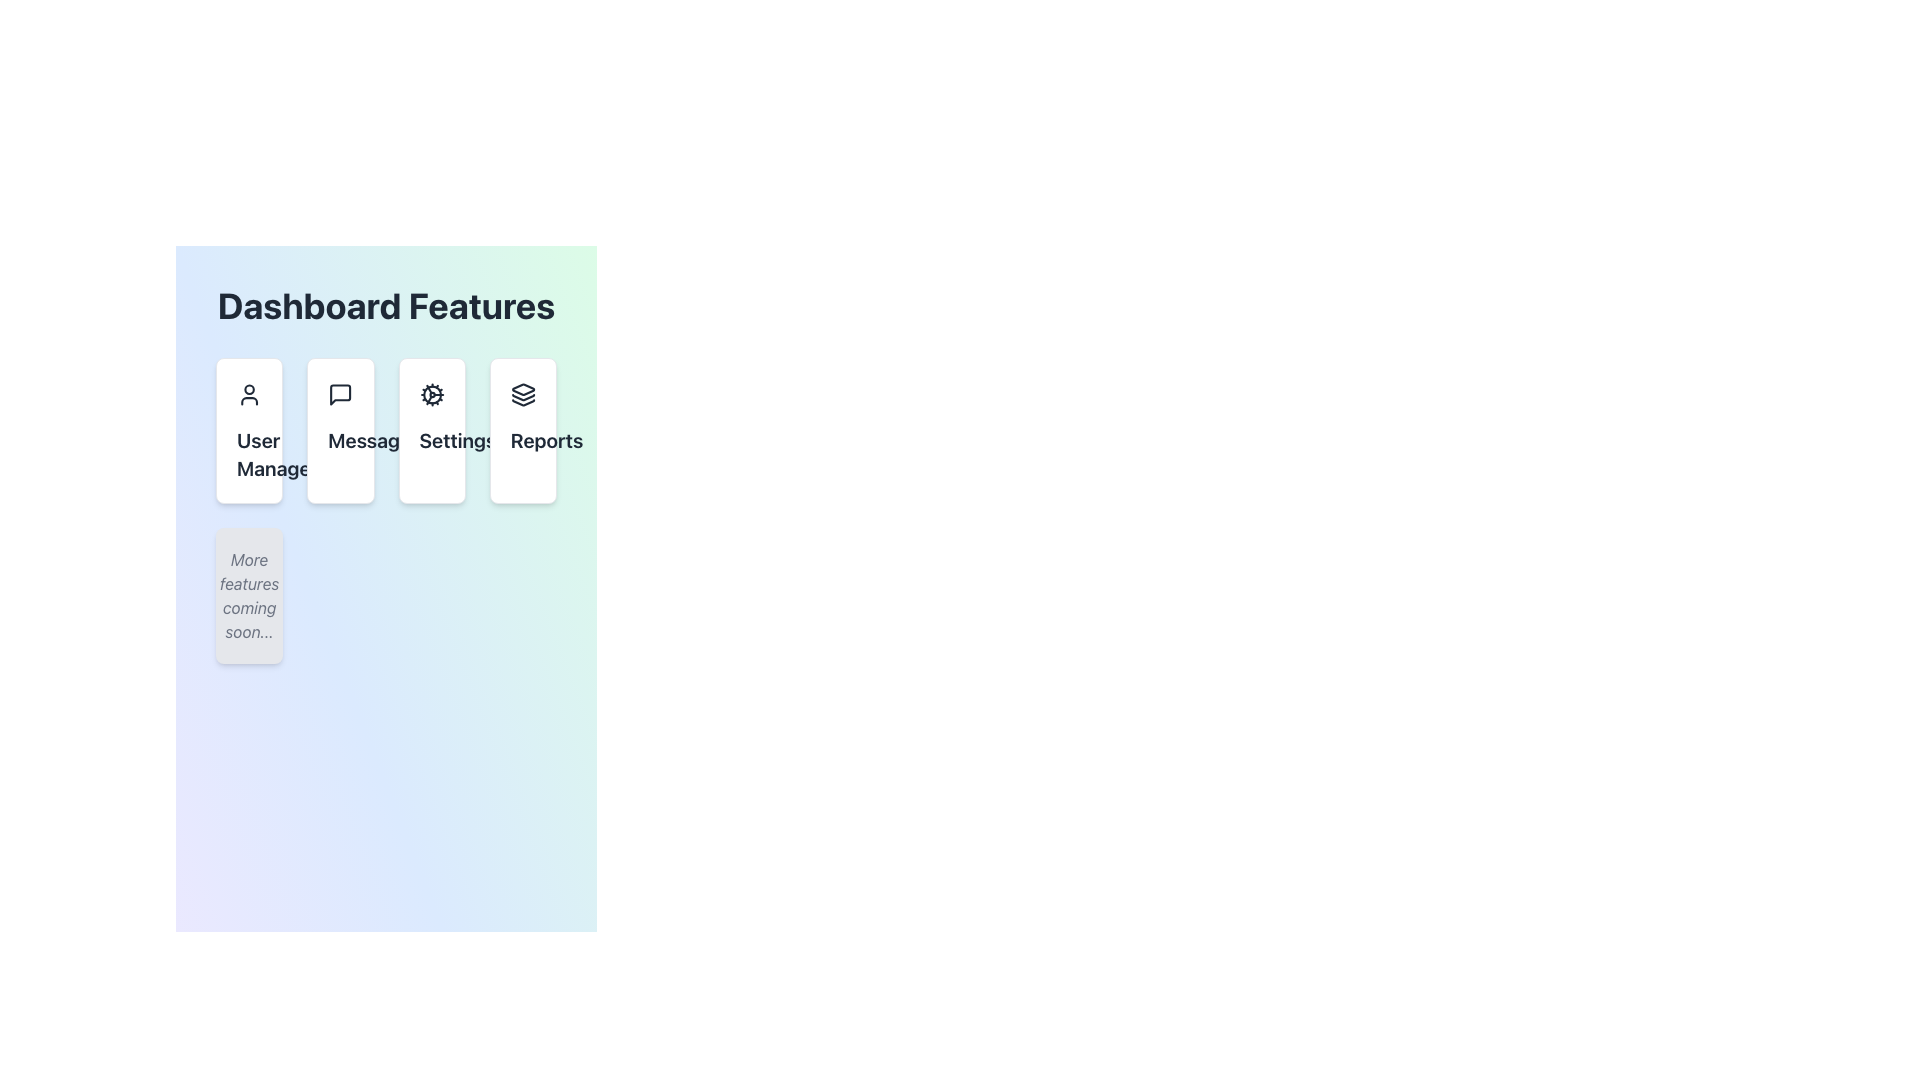 The height and width of the screenshot is (1080, 1920). Describe the element at coordinates (431, 439) in the screenshot. I see `on the bold, centered text label that reads 'Settings' located within the third card from the left in a row of four cards under 'Dashboard Features'` at that location.